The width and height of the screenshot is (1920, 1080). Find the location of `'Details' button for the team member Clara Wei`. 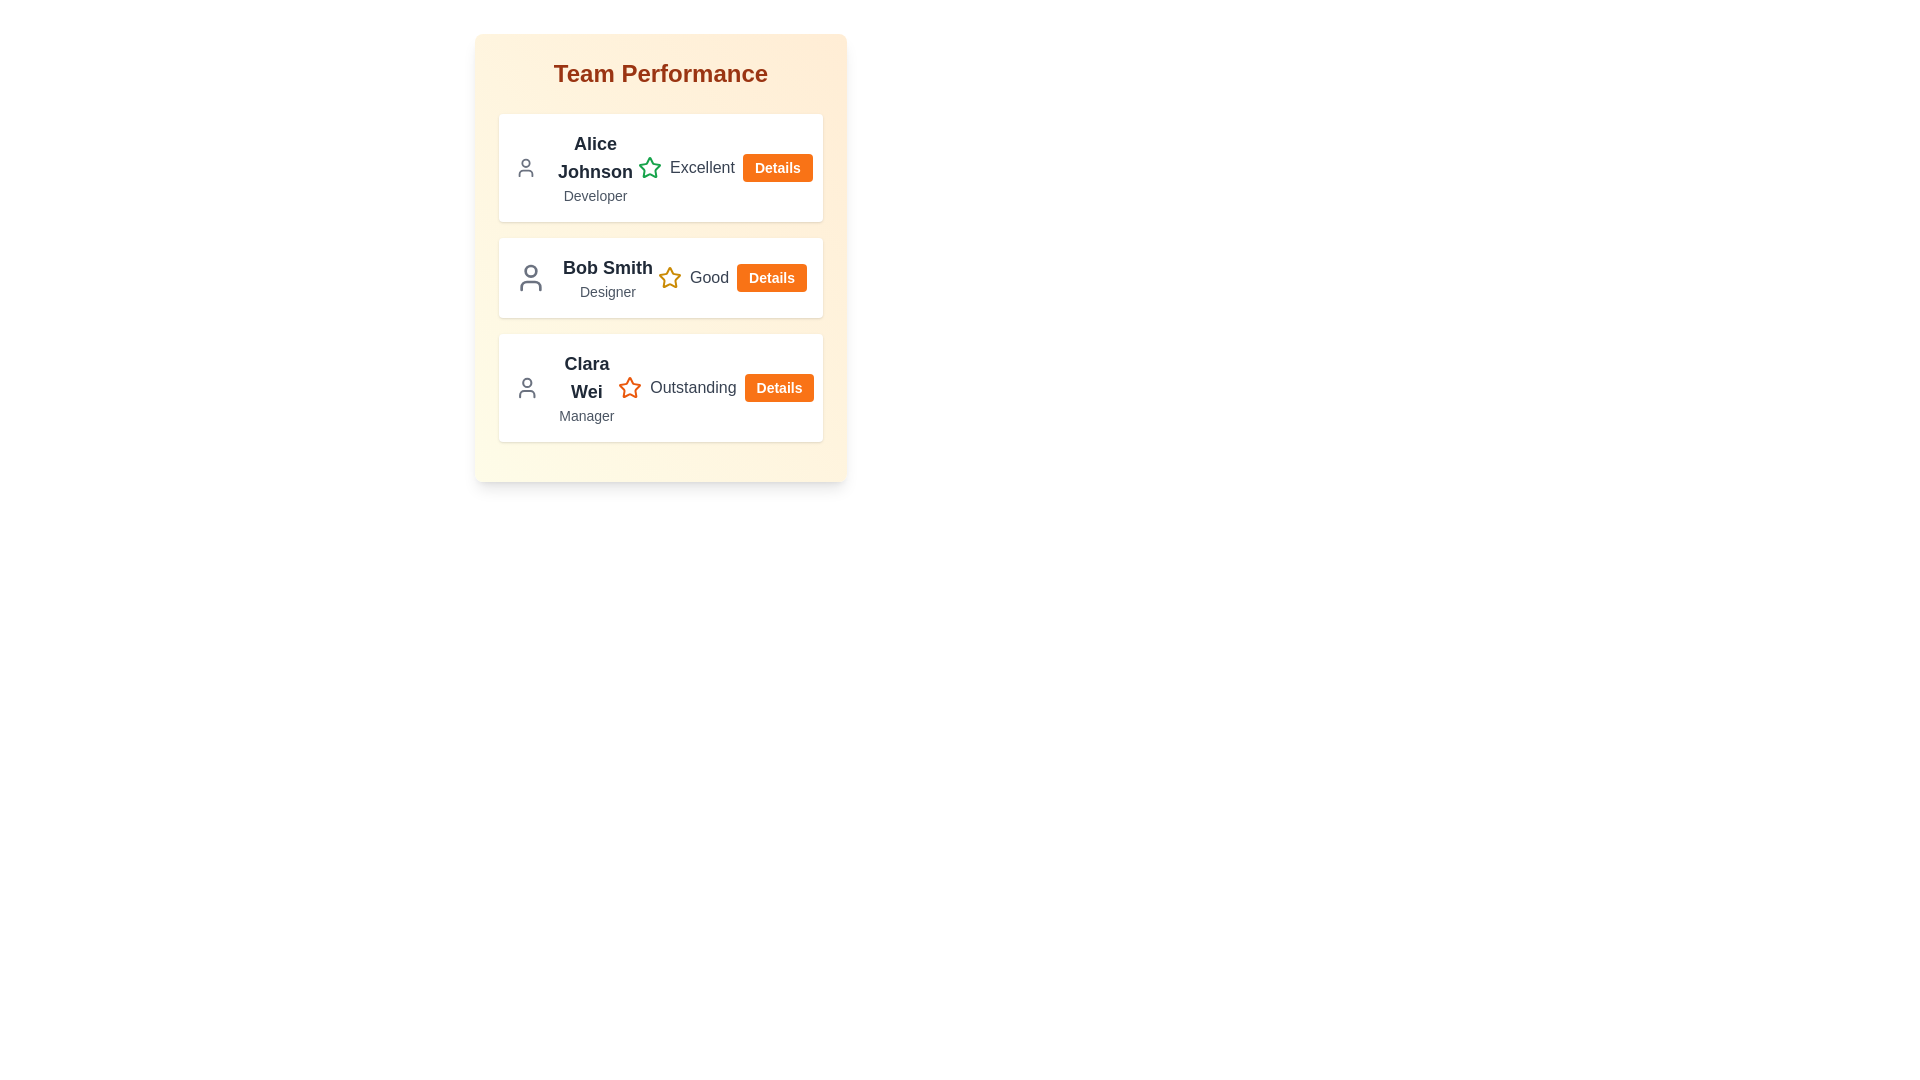

'Details' button for the team member Clara Wei is located at coordinates (778, 388).